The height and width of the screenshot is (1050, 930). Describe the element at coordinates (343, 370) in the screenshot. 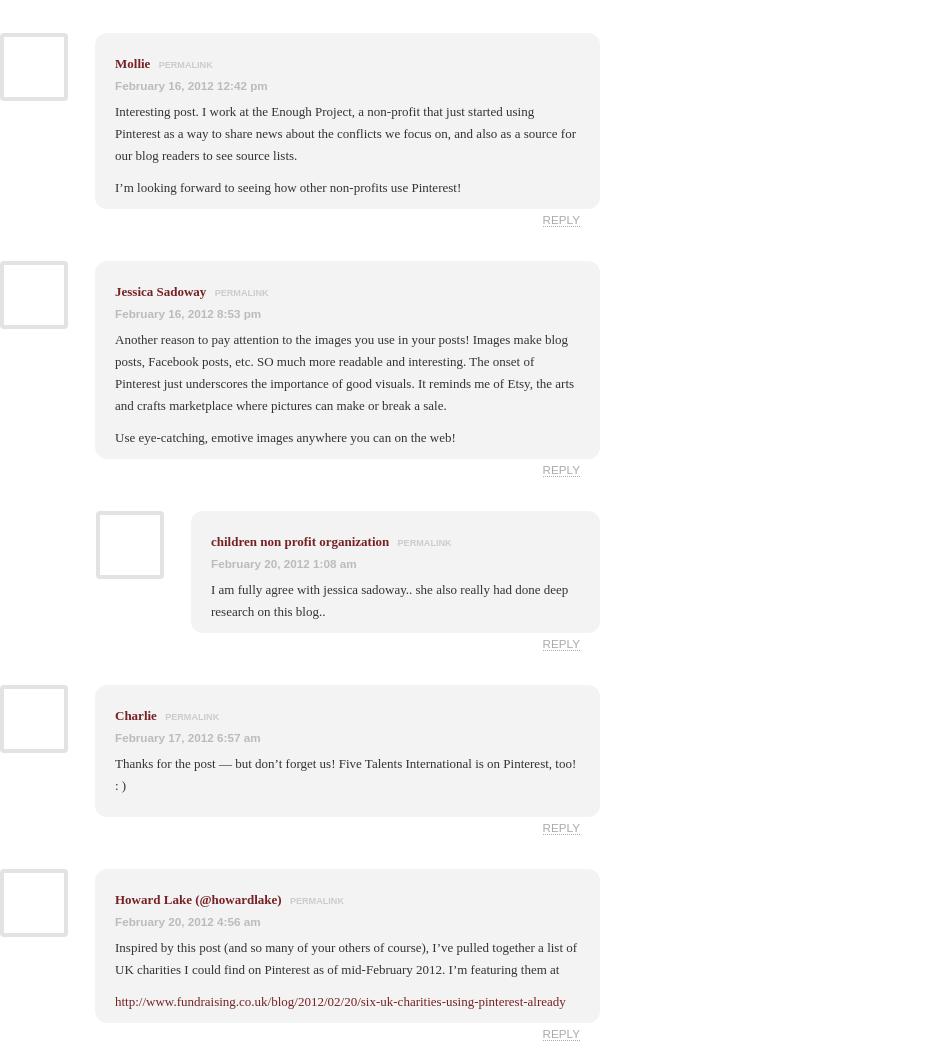

I see `'Another reason to pay attention to the images you use in your posts! Images make blog posts, Facebook posts, etc. SO much more readable and interesting. The onset of Pinterest just underscores the importance of good visuals. It reminds me of Etsy, the arts and crafts marketplace where pictures can make or break a sale.'` at that location.